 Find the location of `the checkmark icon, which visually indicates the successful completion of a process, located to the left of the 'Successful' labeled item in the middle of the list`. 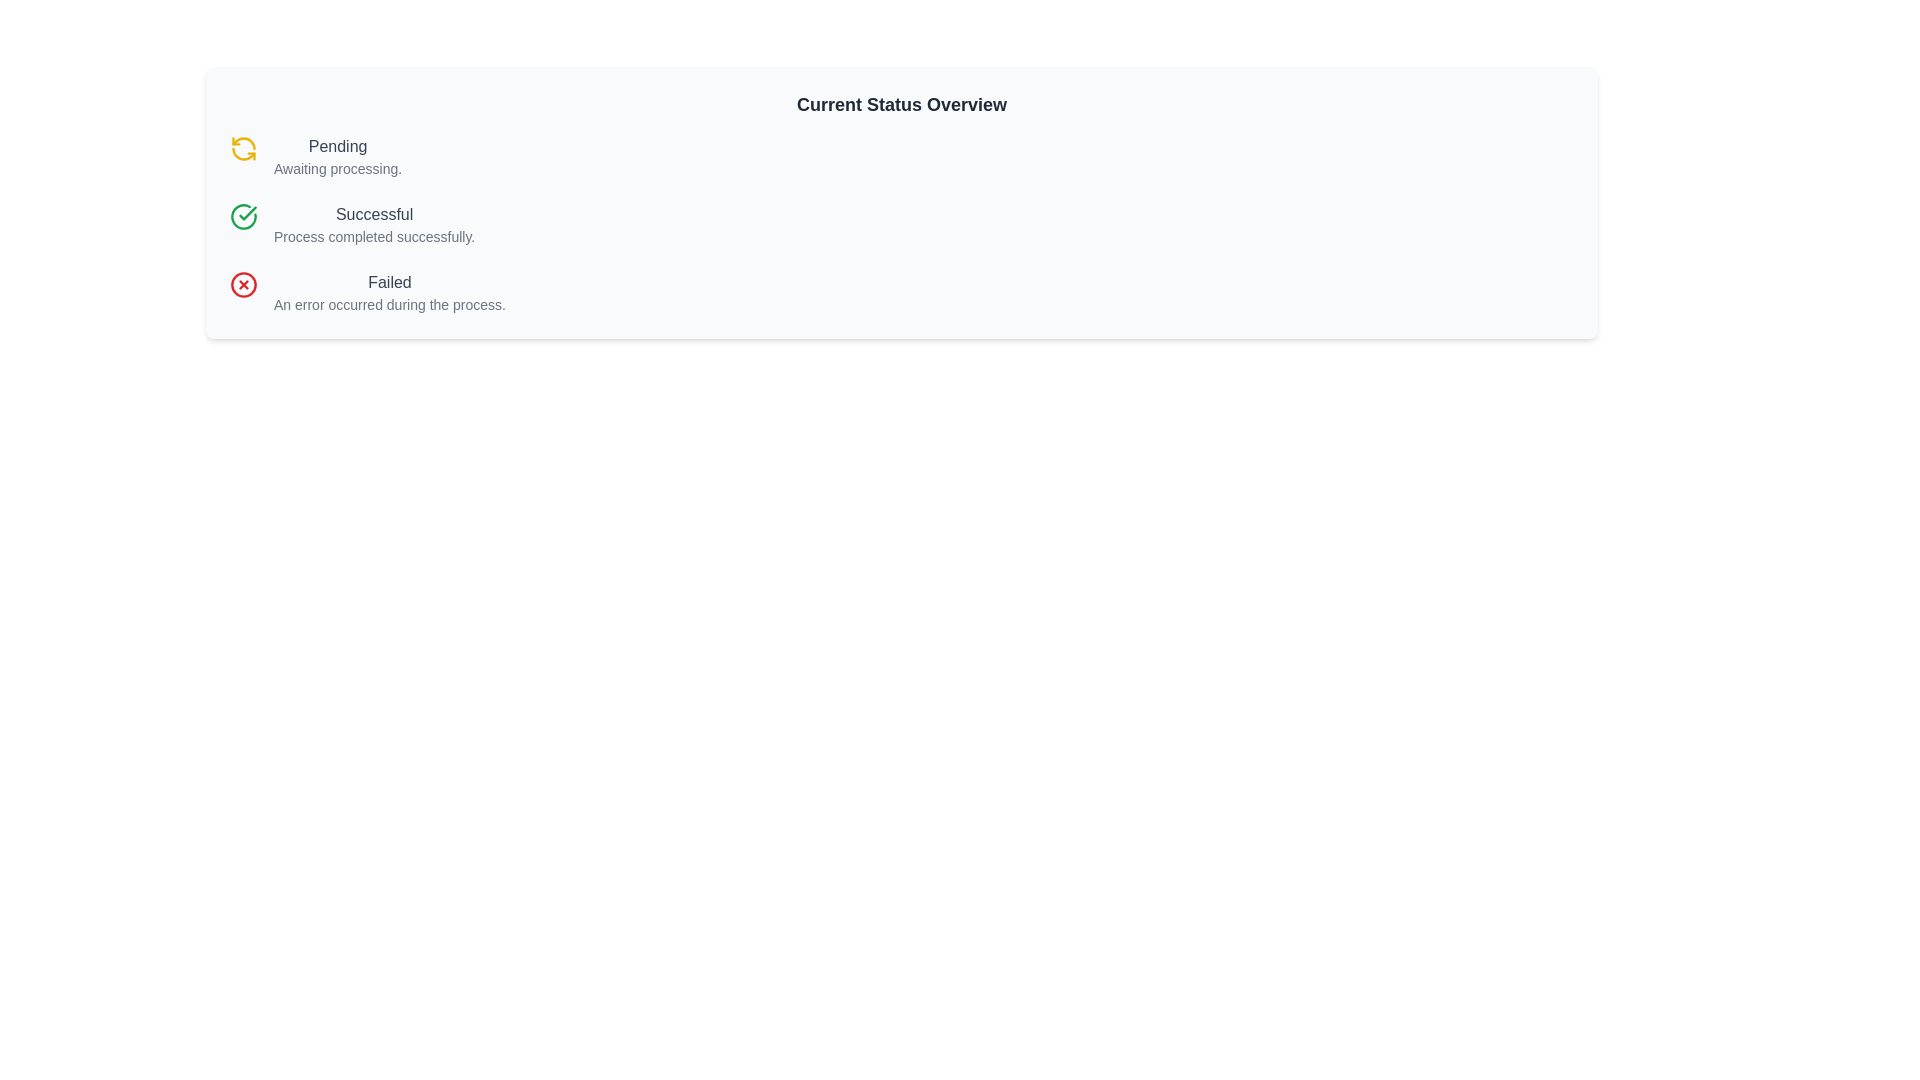

the checkmark icon, which visually indicates the successful completion of a process, located to the left of the 'Successful' labeled item in the middle of the list is located at coordinates (247, 213).